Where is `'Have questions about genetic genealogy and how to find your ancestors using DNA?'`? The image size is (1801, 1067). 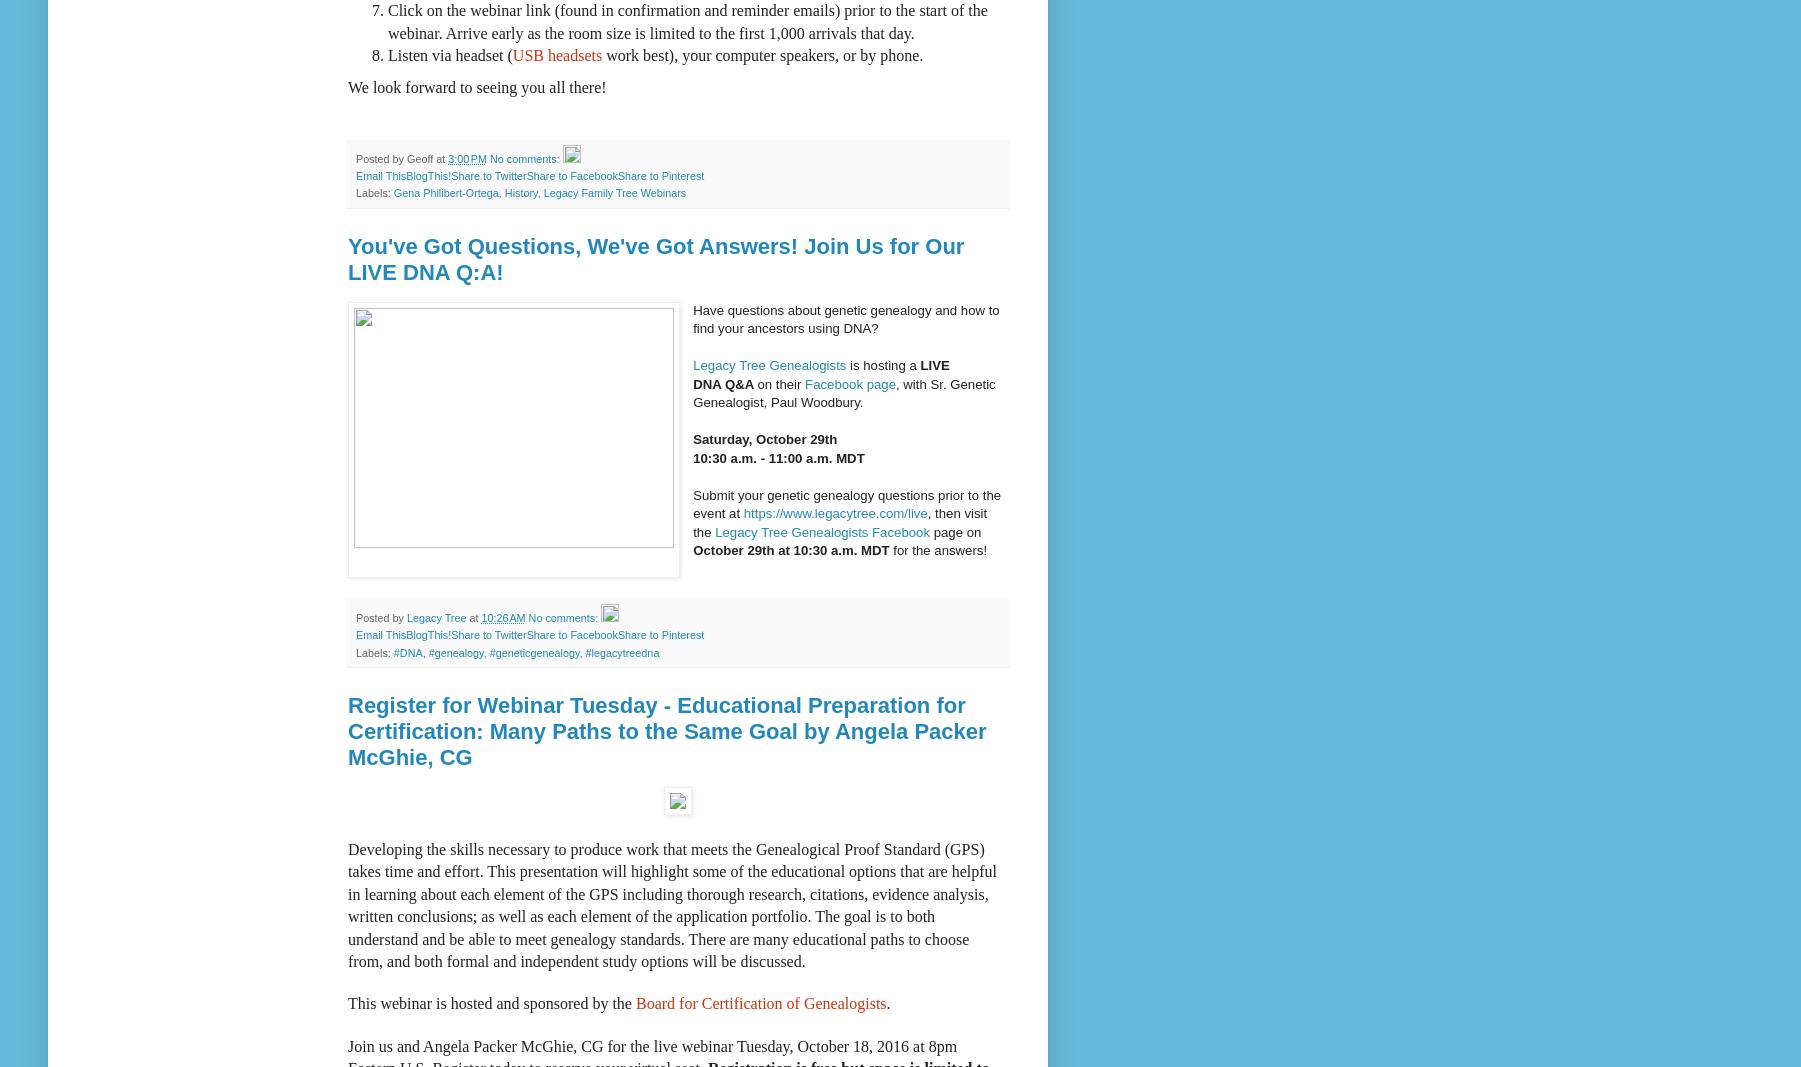 'Have questions about genetic genealogy and how to find your ancestors using DNA?' is located at coordinates (844, 319).